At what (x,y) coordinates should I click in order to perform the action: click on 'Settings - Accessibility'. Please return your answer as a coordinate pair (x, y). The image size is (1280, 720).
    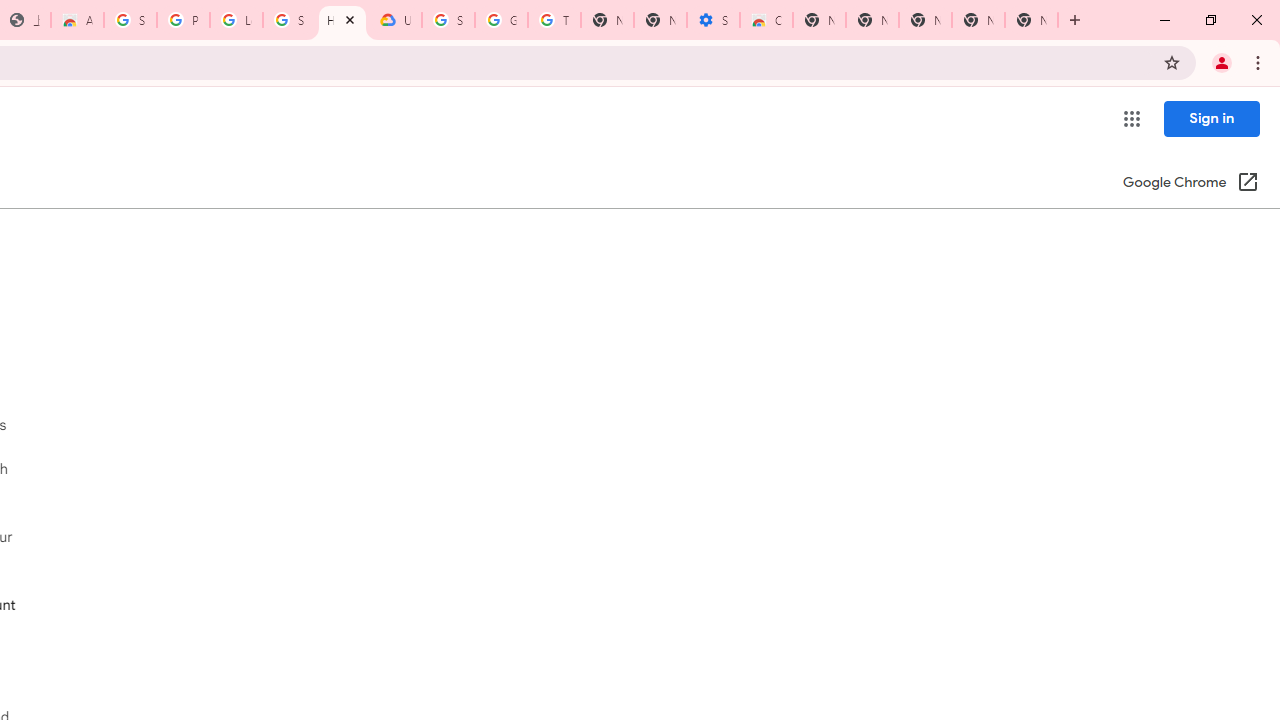
    Looking at the image, I should click on (713, 20).